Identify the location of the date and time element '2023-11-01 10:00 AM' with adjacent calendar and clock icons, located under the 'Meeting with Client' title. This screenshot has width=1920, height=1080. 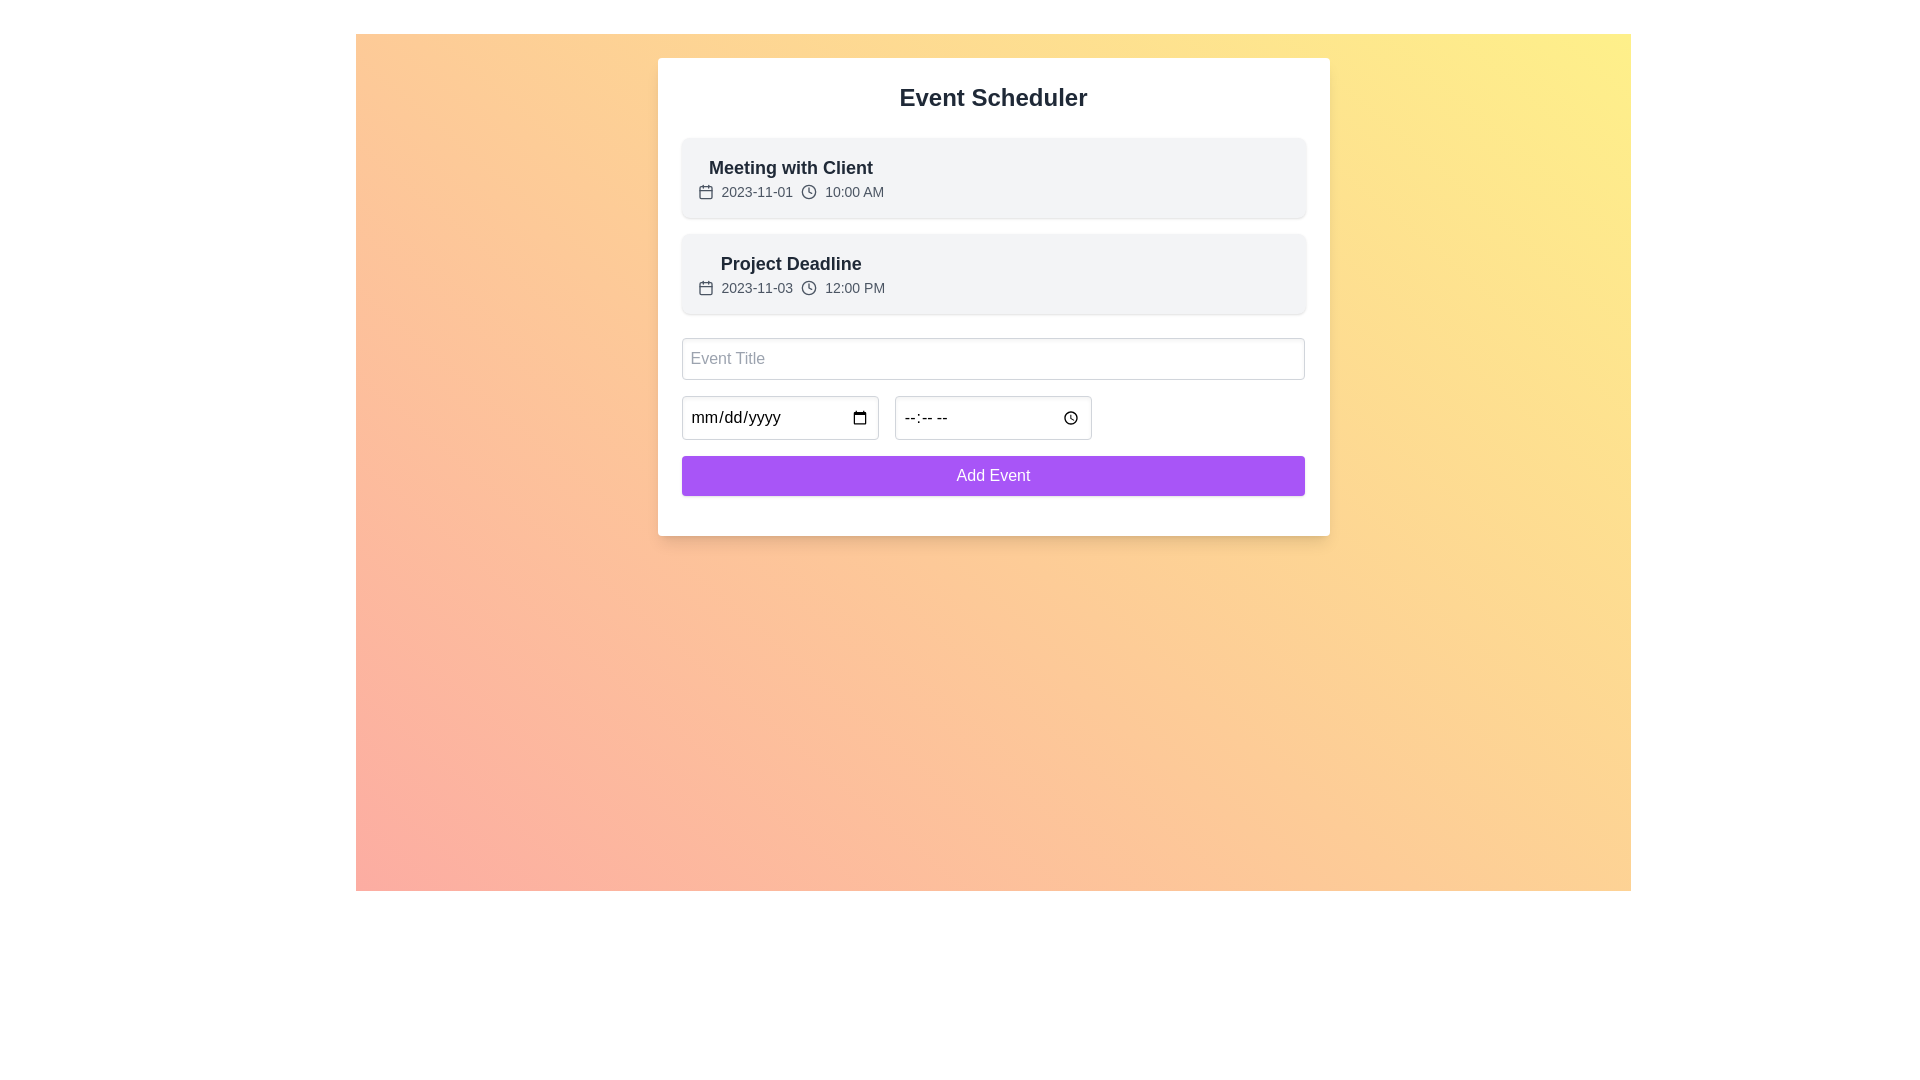
(789, 192).